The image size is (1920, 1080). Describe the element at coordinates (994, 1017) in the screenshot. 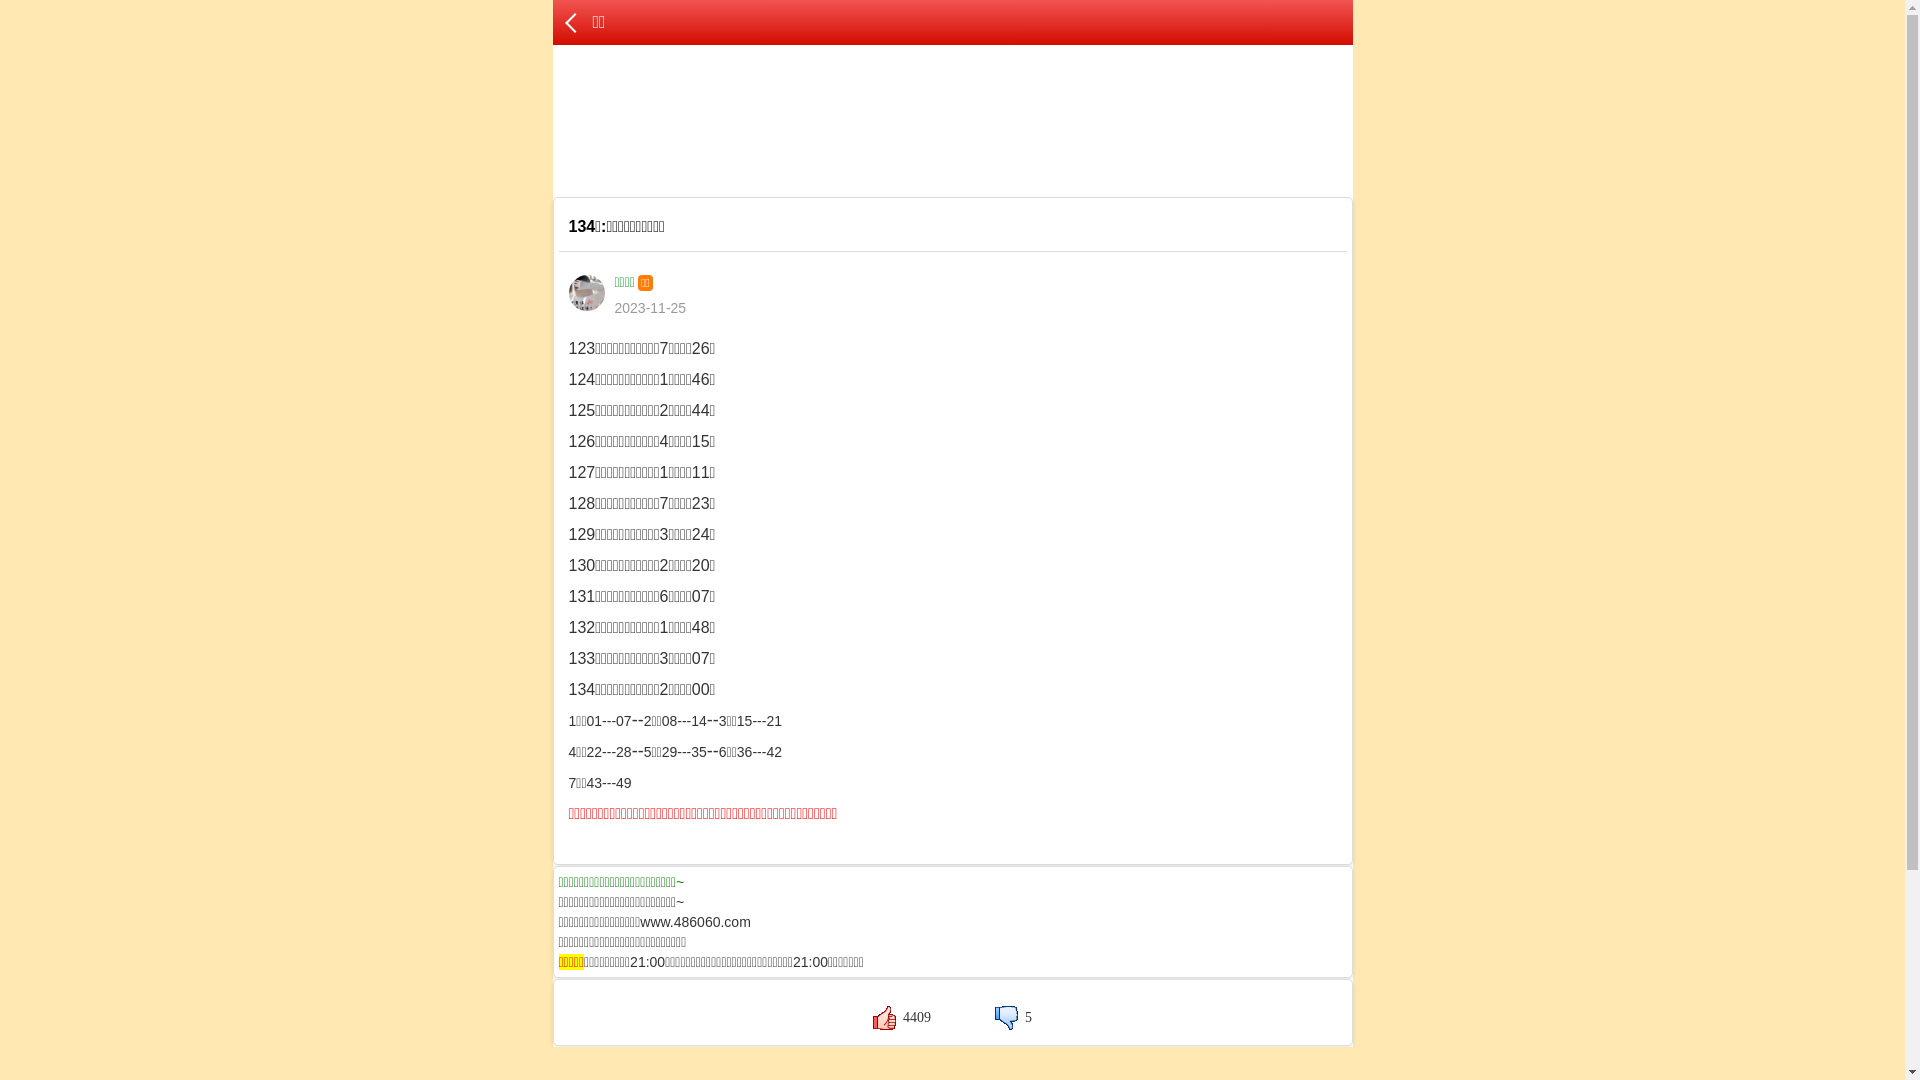

I see `'5'` at that location.